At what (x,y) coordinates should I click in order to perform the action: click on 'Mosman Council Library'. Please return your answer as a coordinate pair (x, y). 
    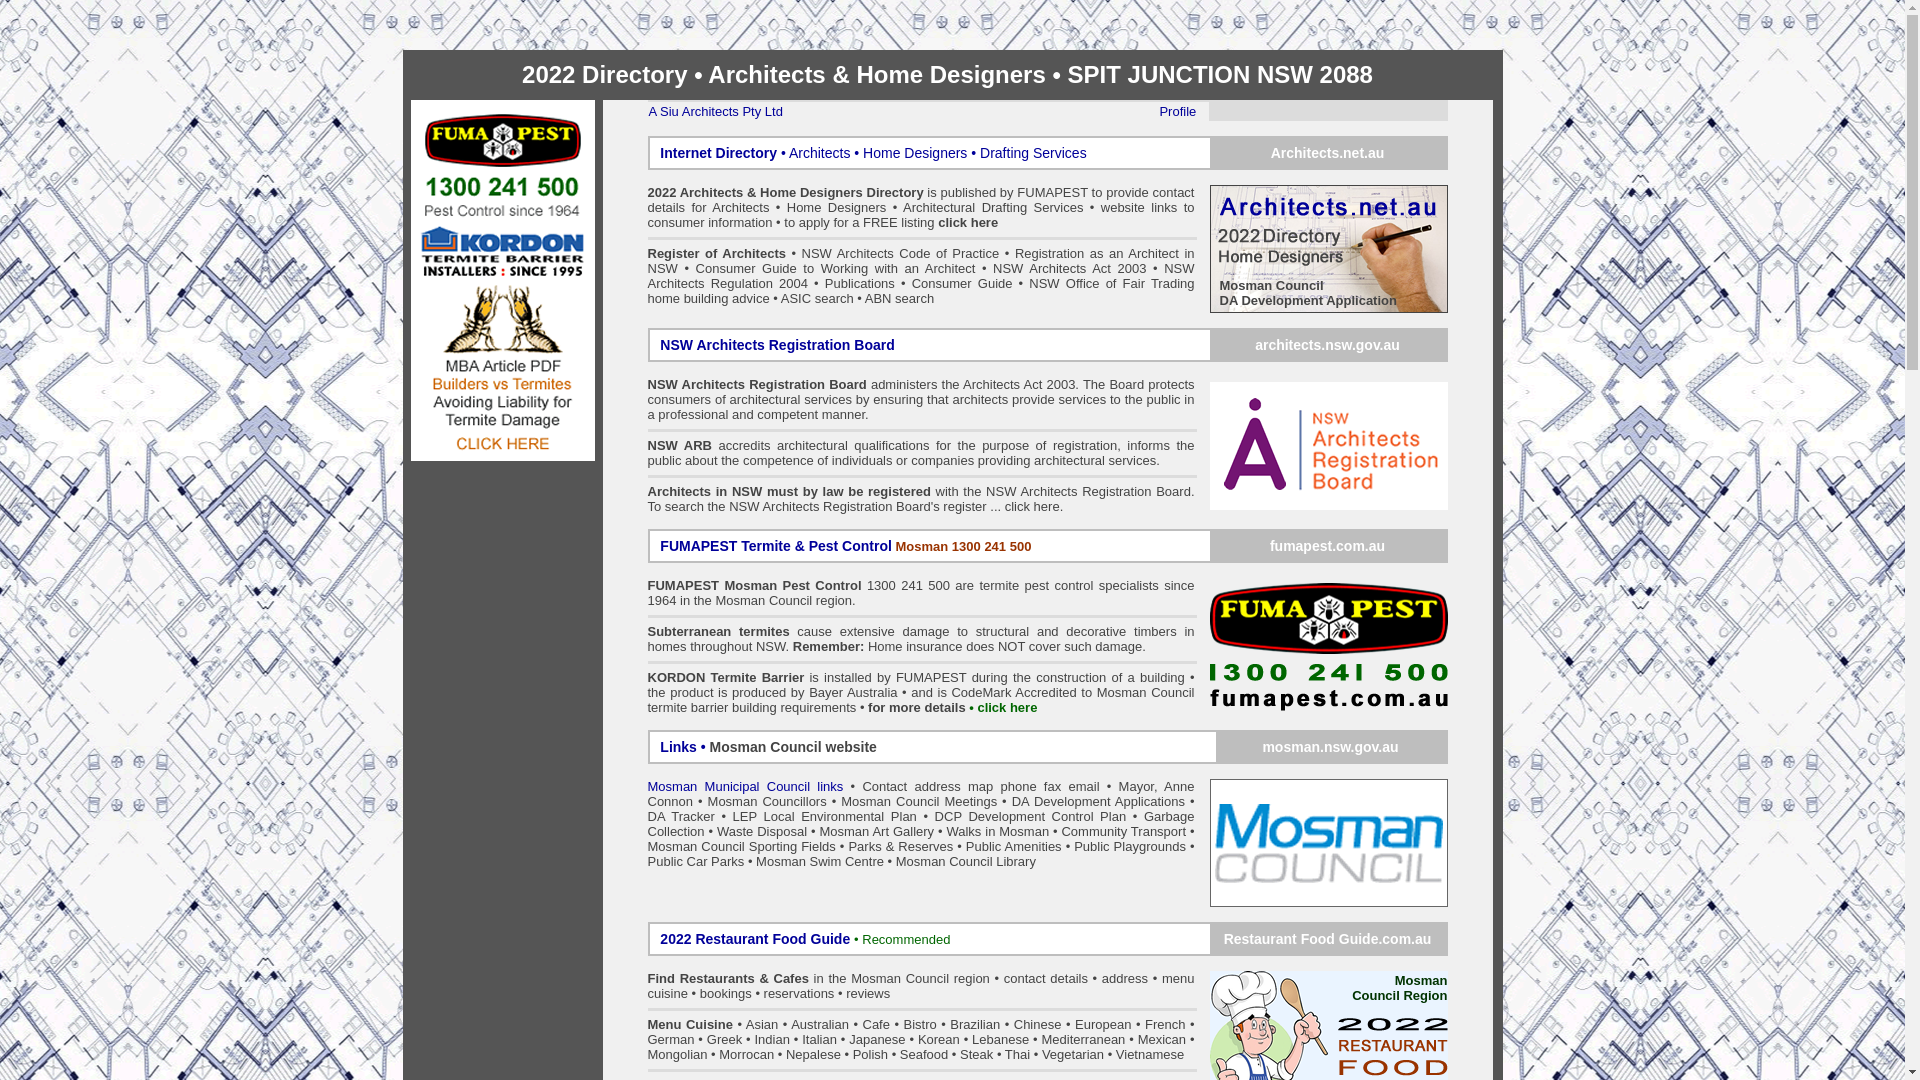
    Looking at the image, I should click on (895, 860).